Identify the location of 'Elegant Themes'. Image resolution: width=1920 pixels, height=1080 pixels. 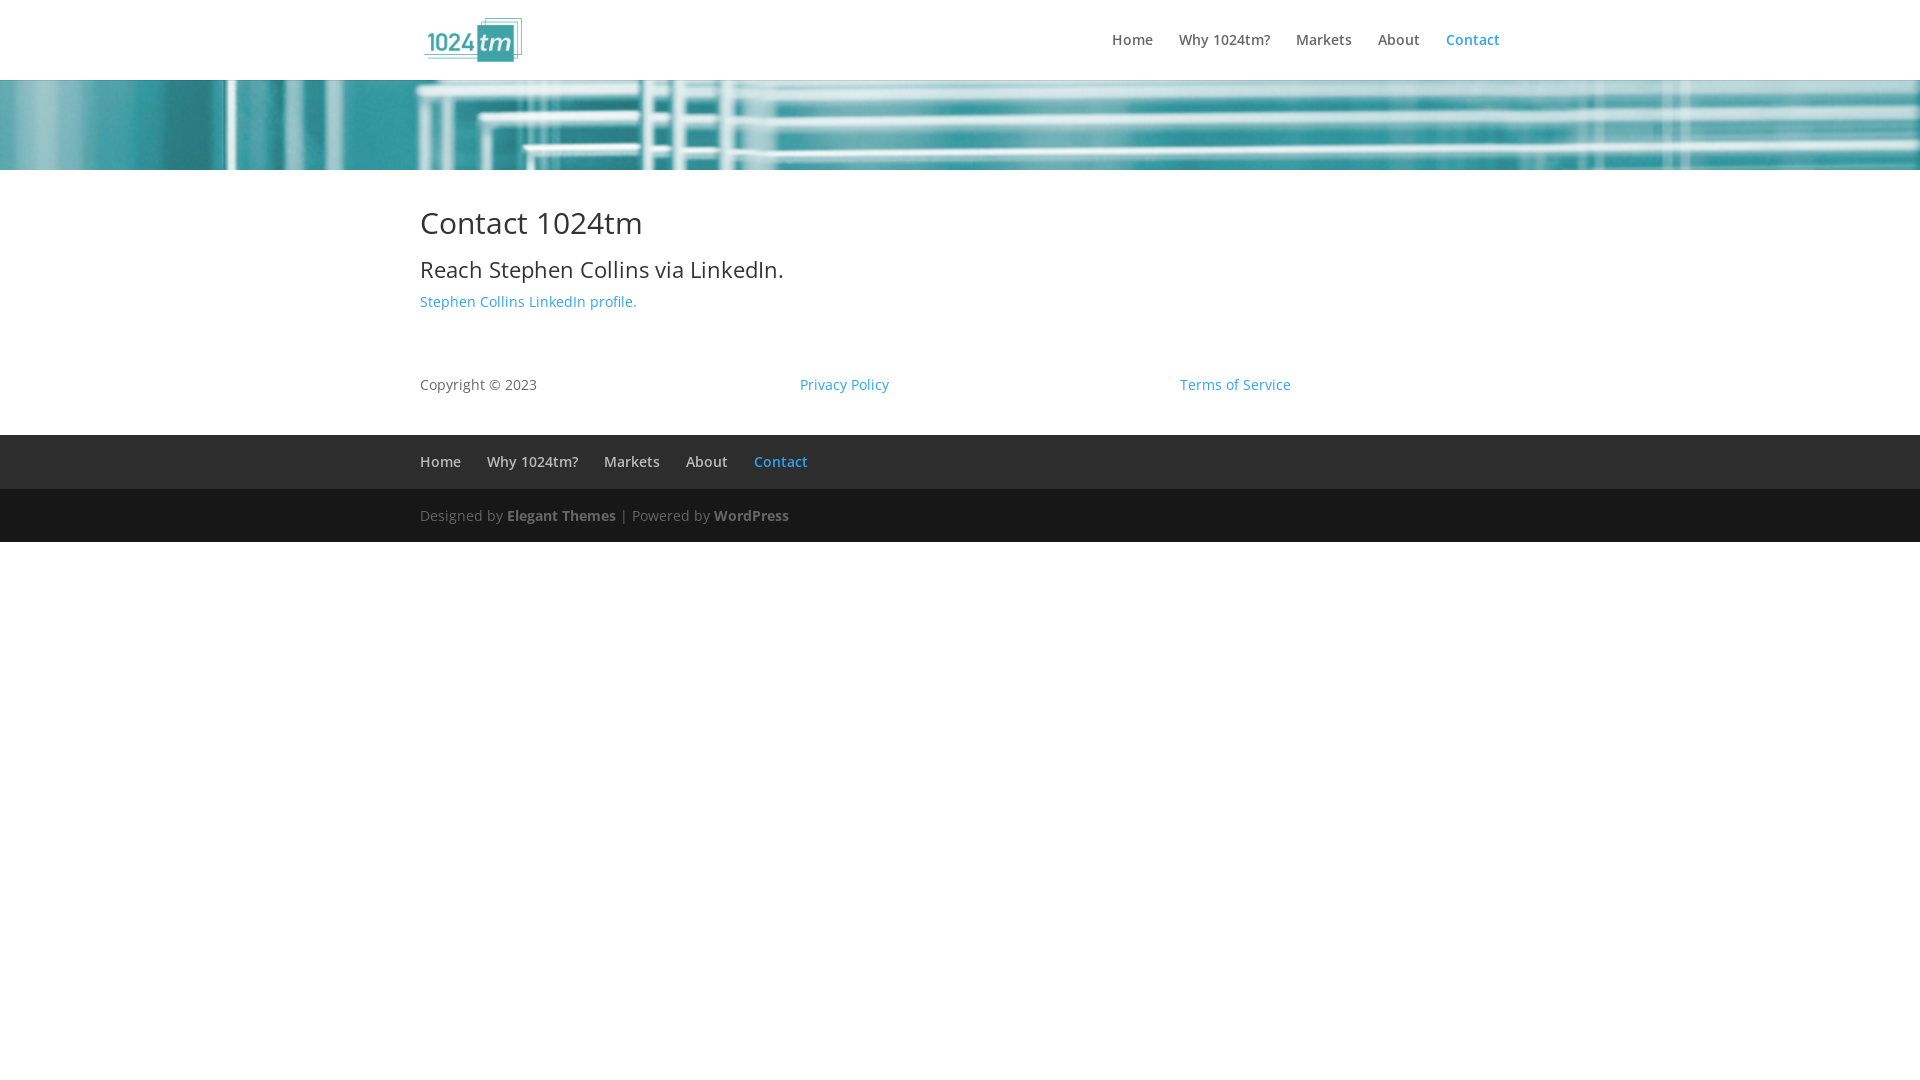
(507, 514).